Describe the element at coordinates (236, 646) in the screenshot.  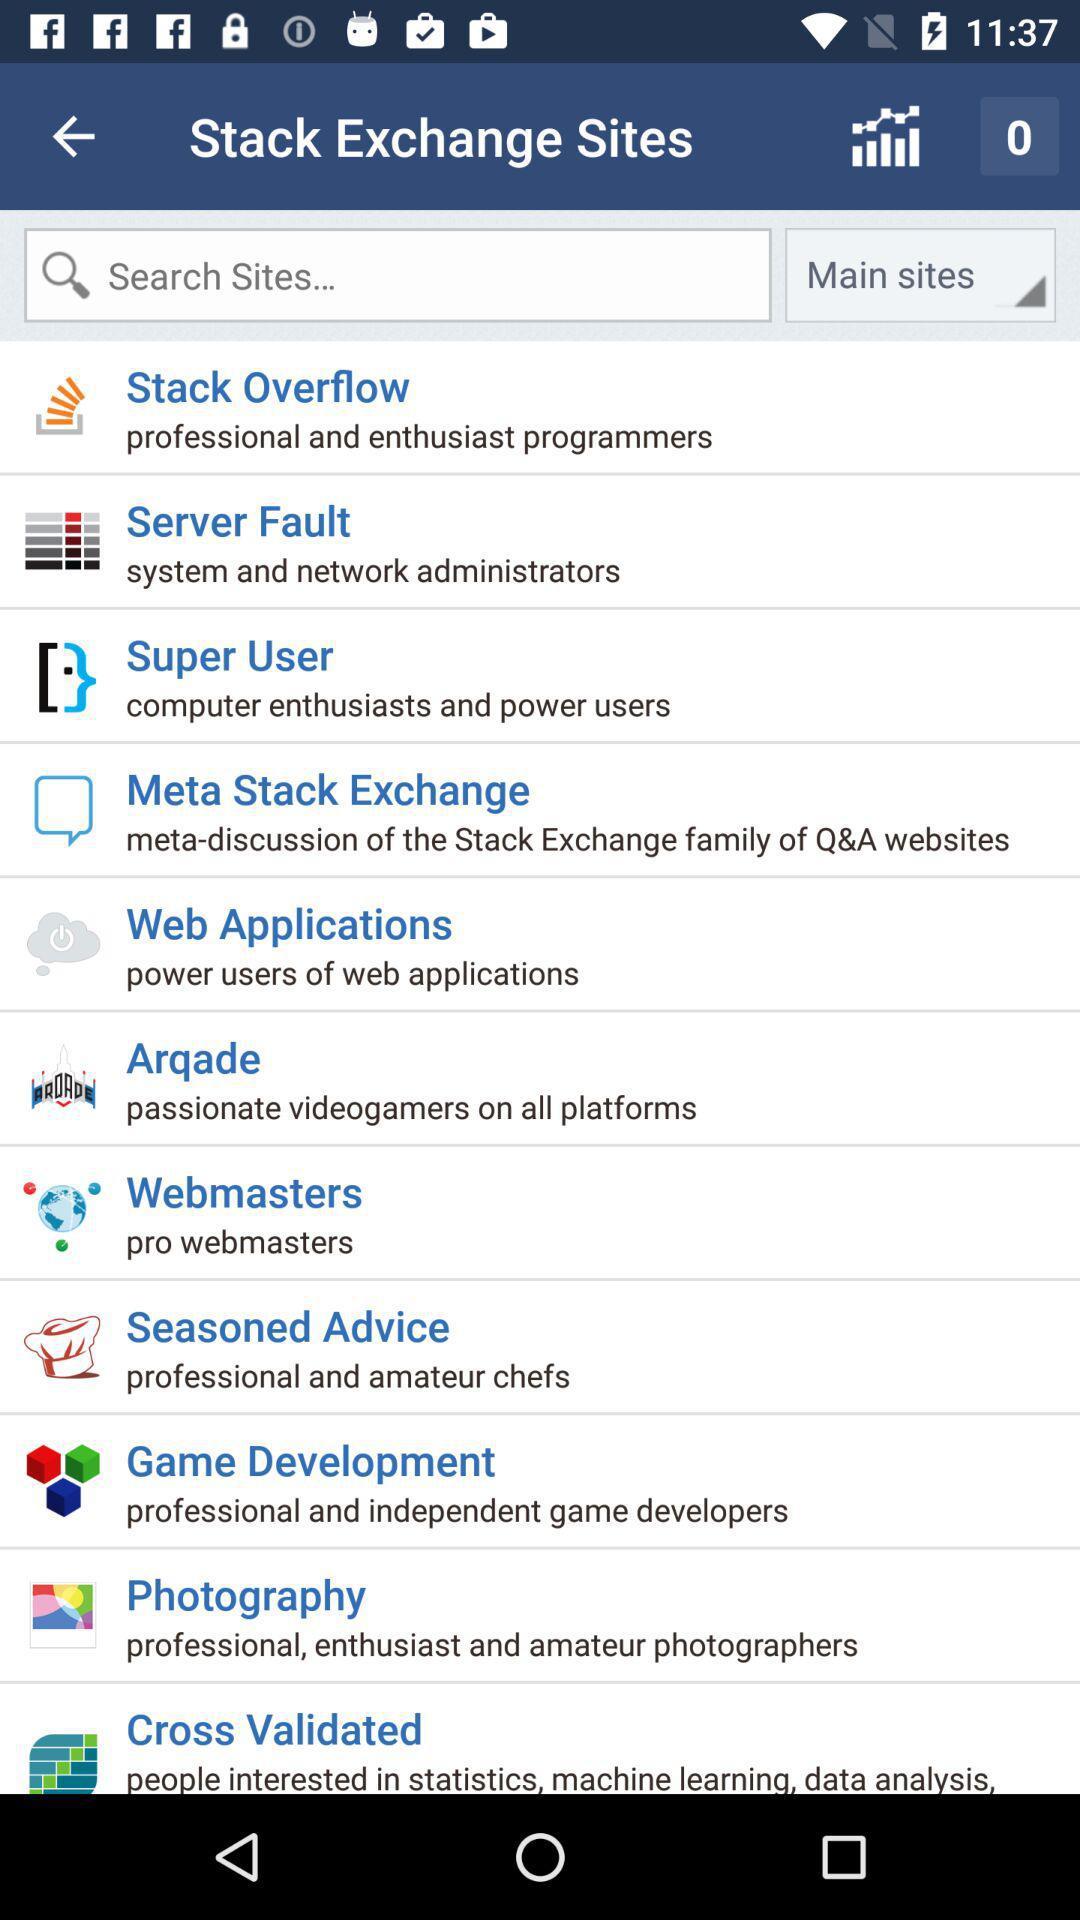
I see `the icon above computer enthusiasts and item` at that location.